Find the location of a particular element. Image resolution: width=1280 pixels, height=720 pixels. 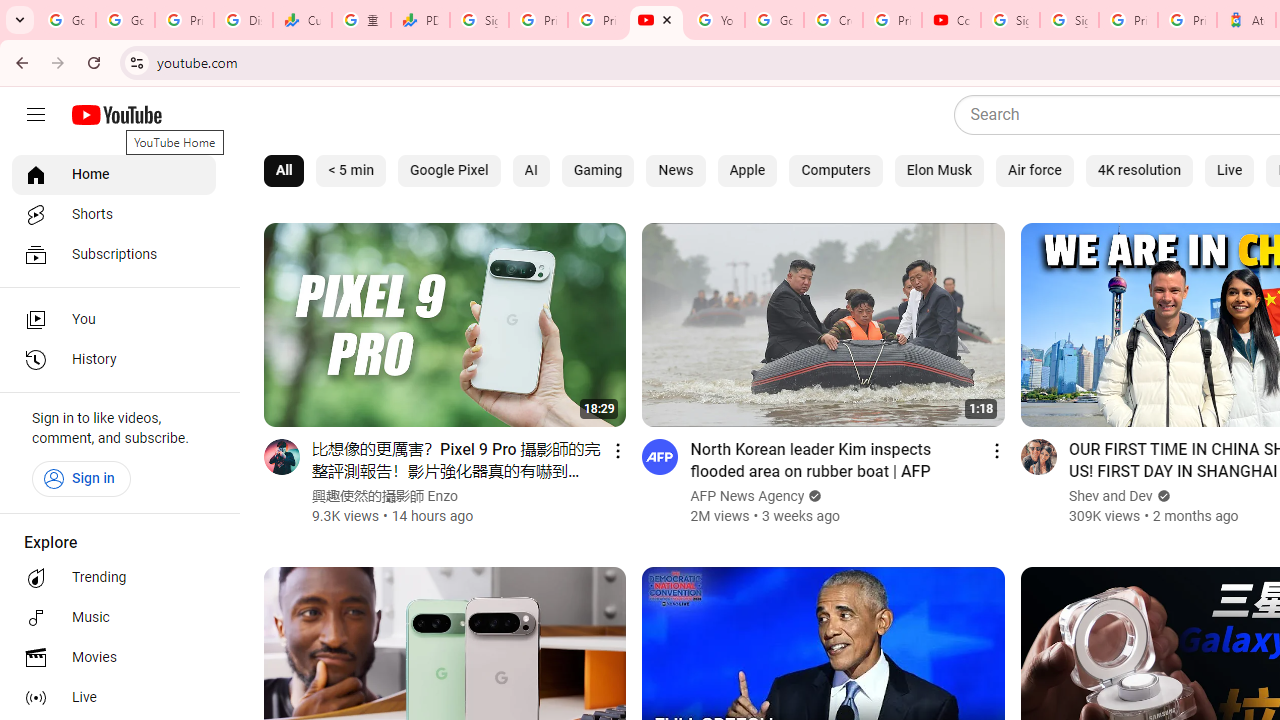

'Google Pixel' is located at coordinates (448, 170).